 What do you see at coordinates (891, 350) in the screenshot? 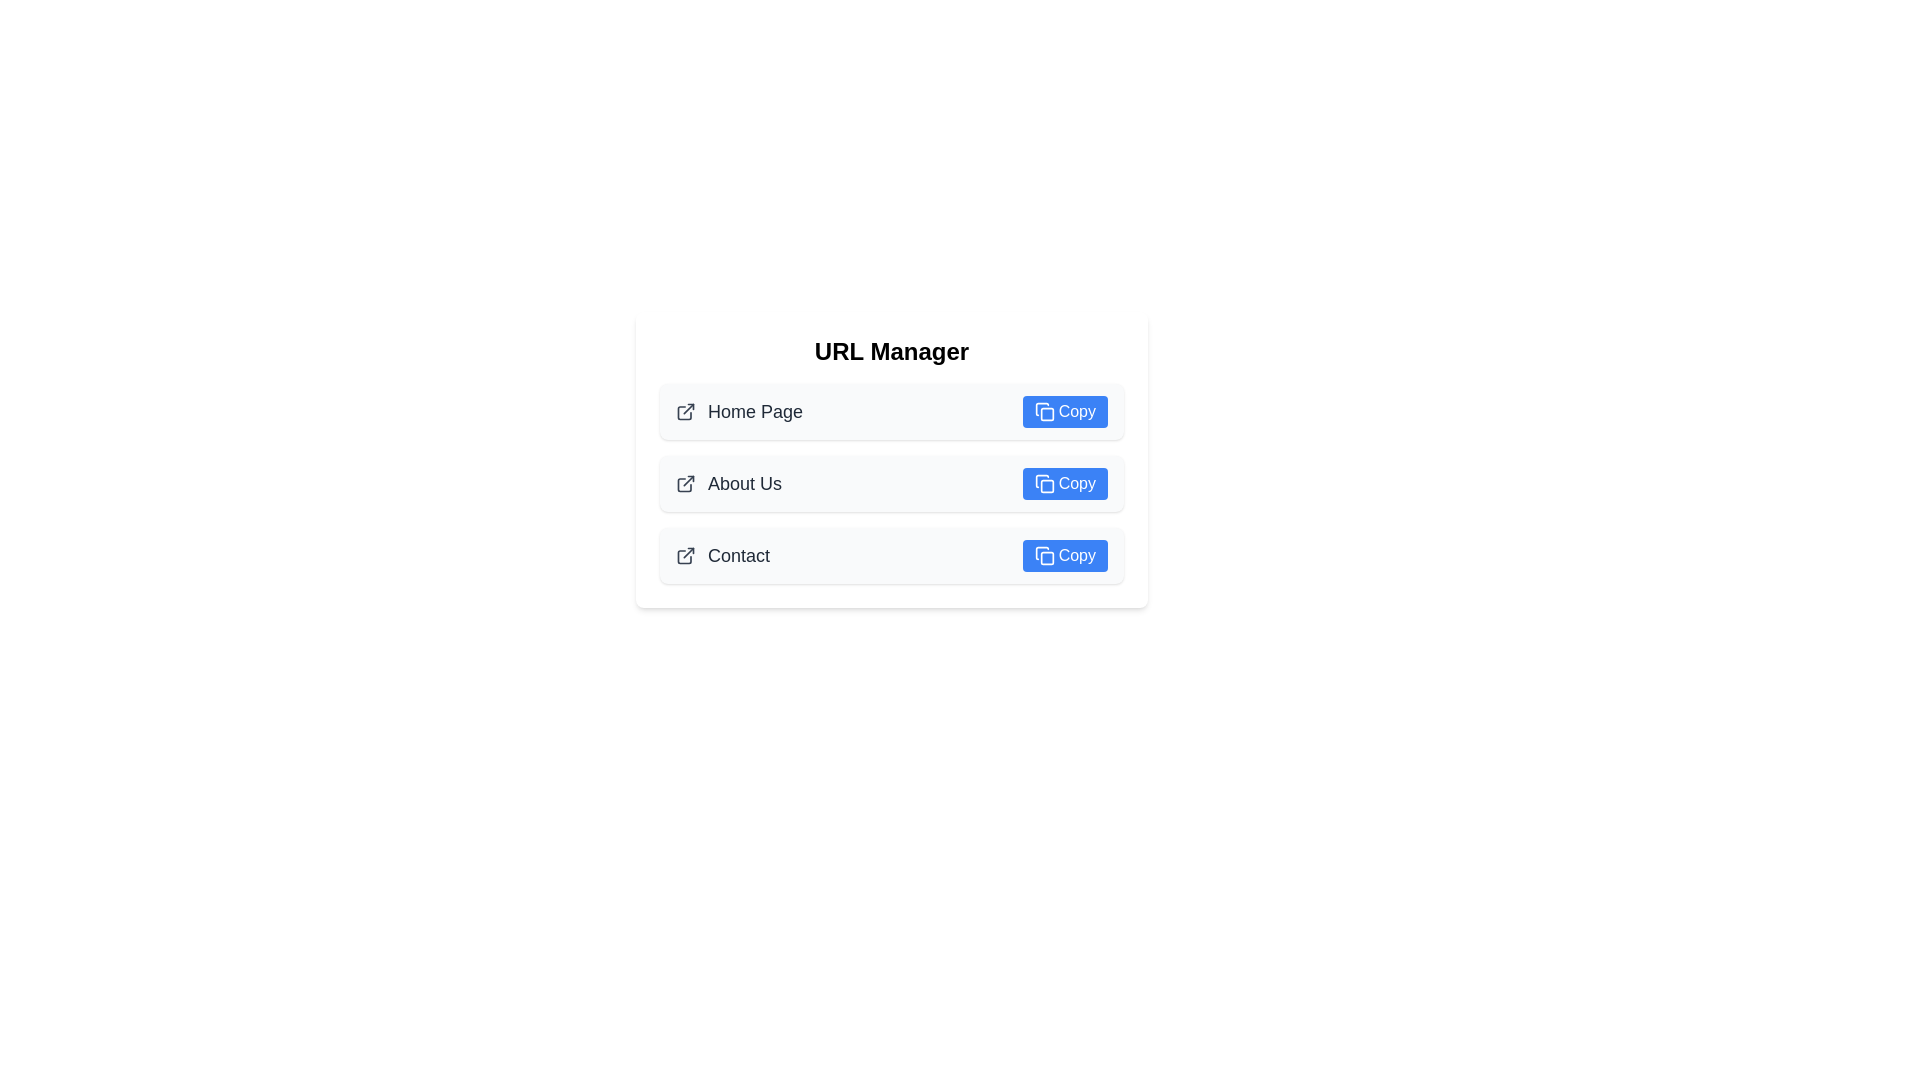
I see `the heading displaying 'URL Manager', which is a bold and large static text element prominently positioned at the top of the section` at bounding box center [891, 350].